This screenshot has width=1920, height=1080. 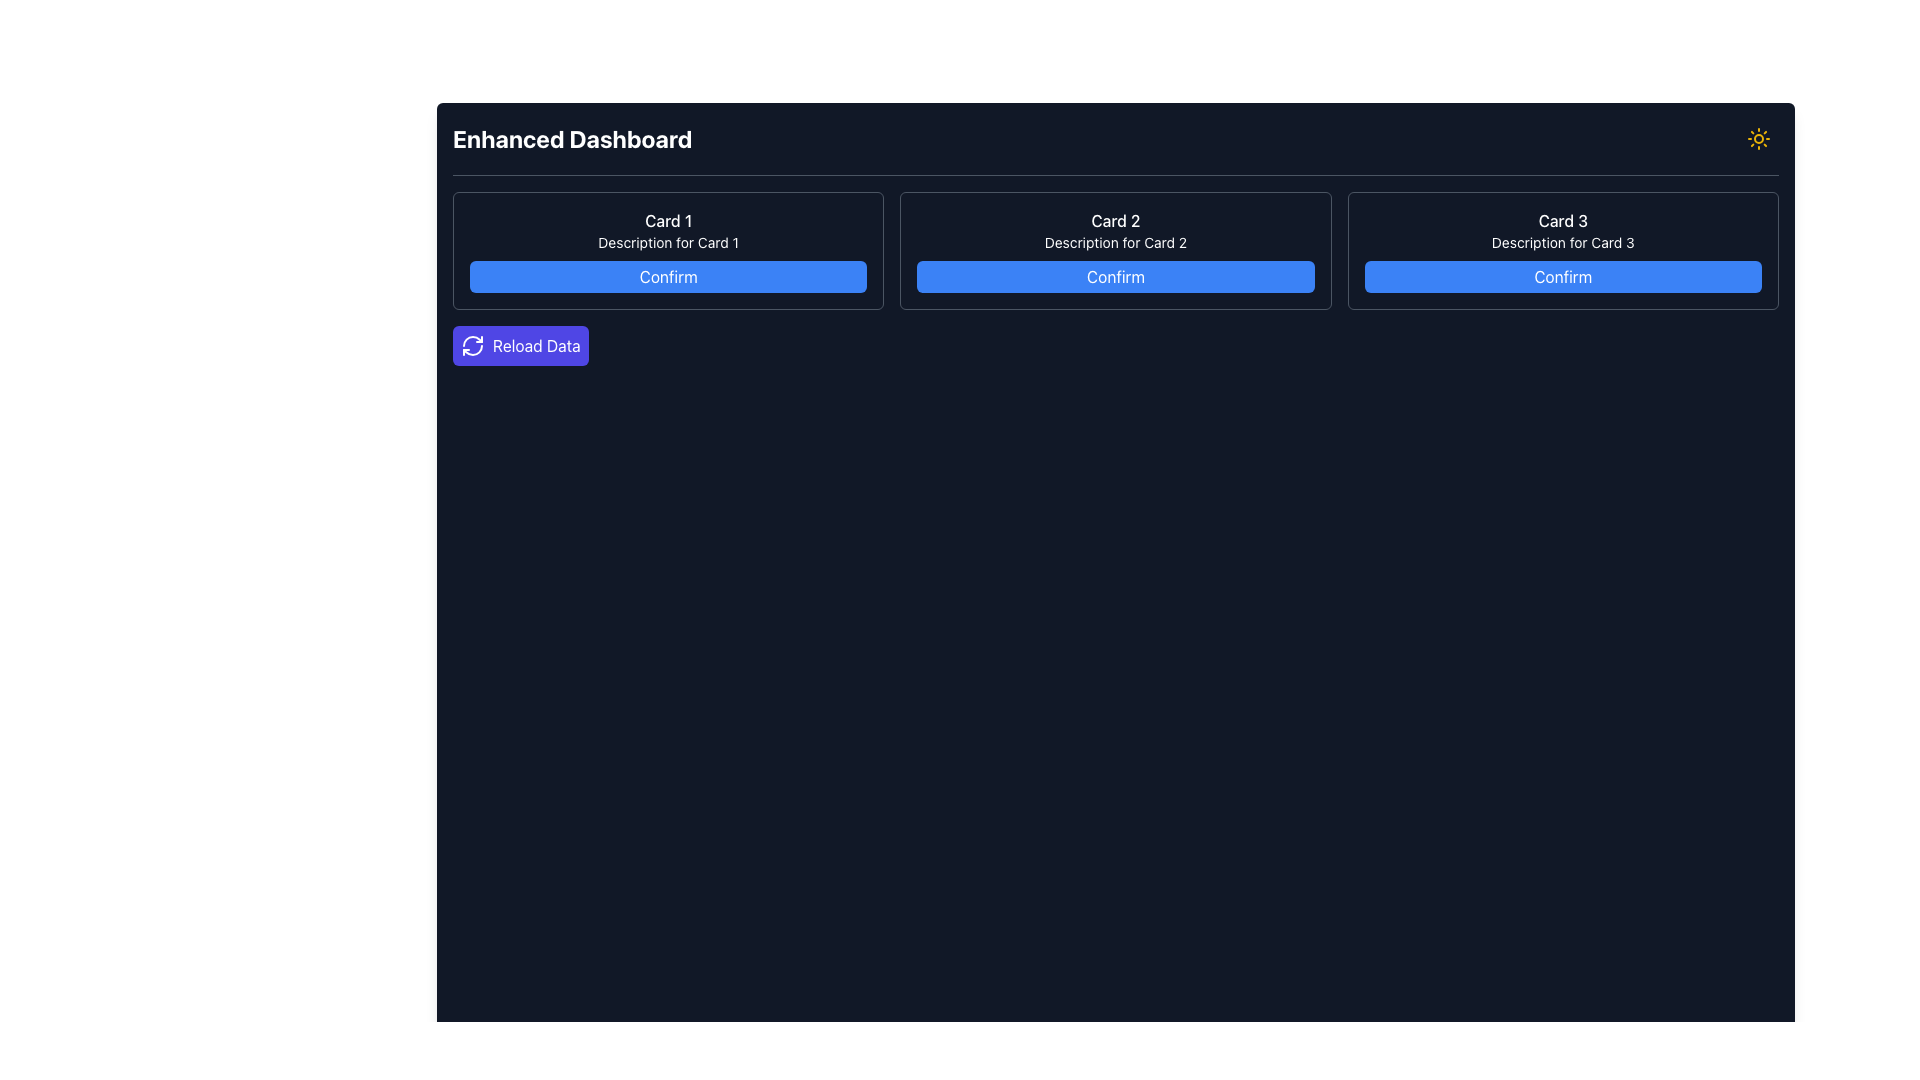 I want to click on the 'Confirm' button with white text on a blue background located in 'Card 2', so click(x=1114, y=277).